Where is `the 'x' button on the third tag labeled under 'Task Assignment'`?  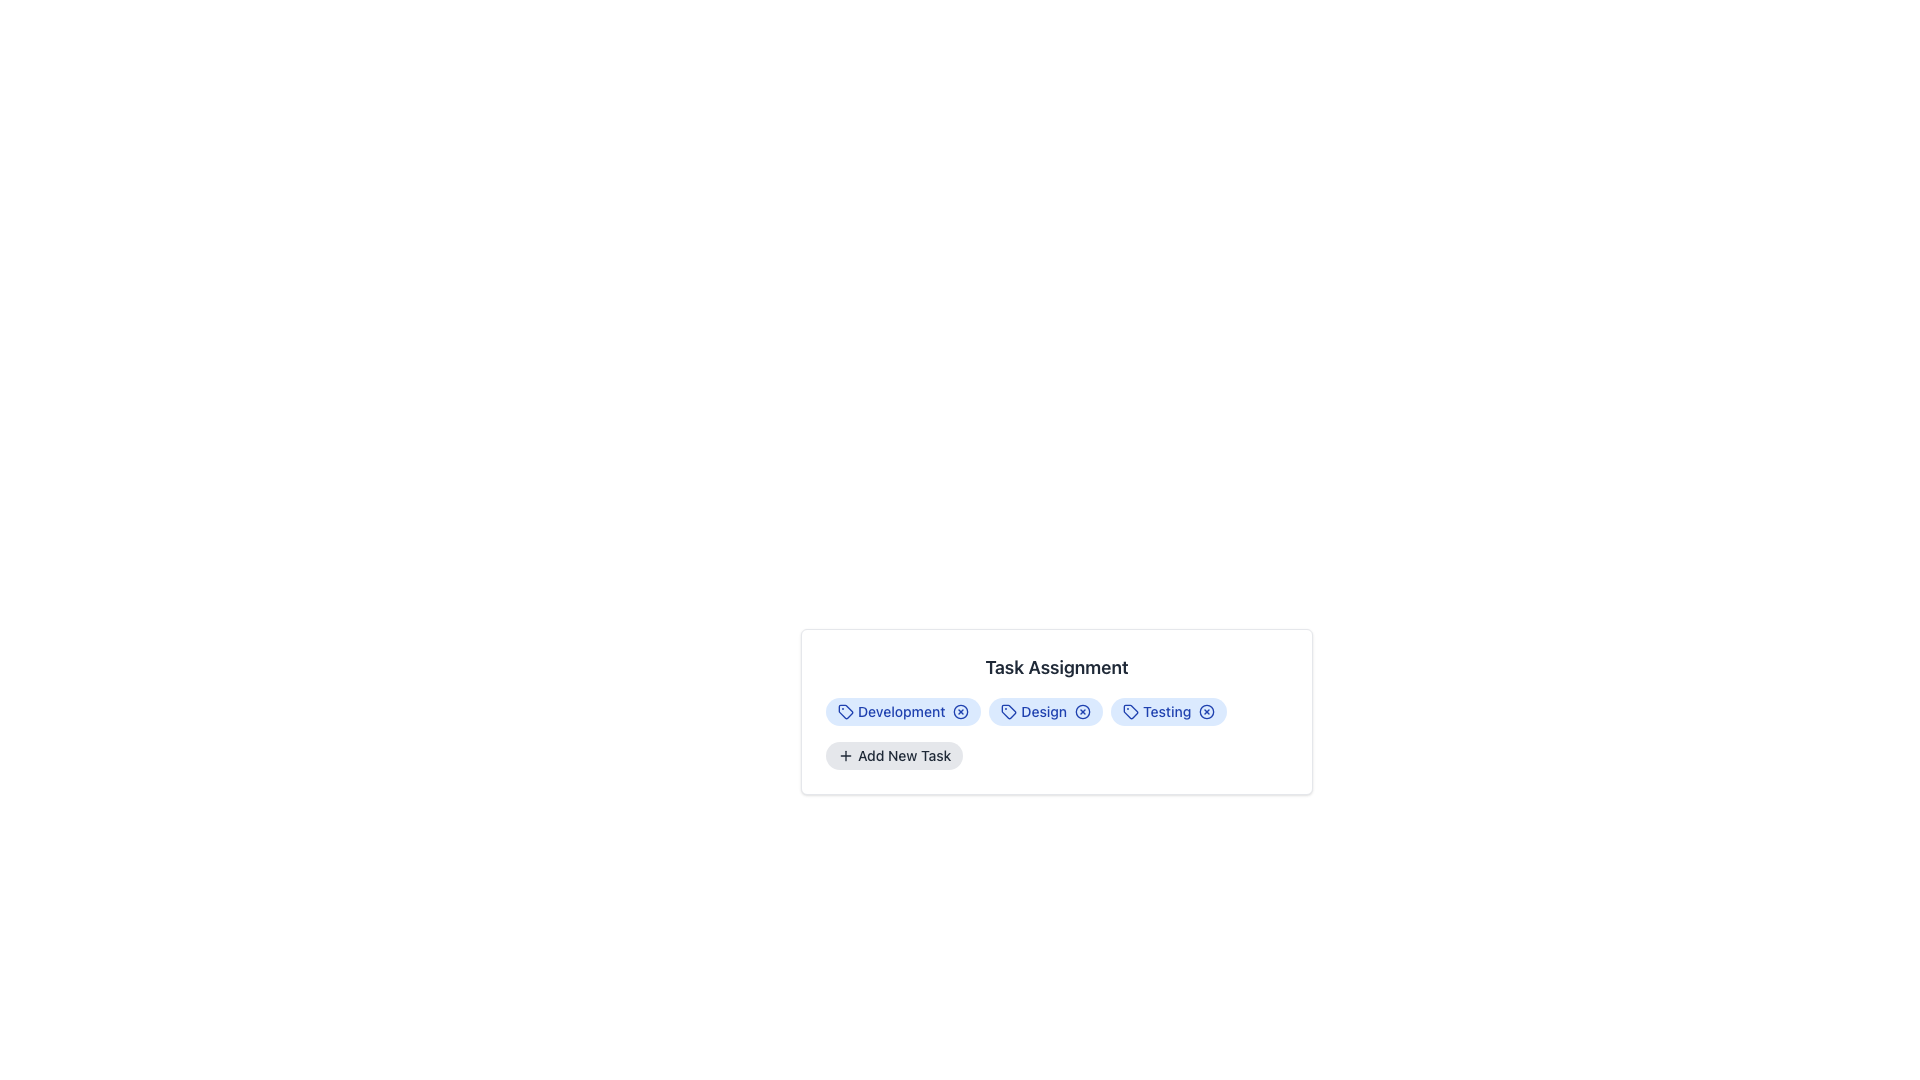 the 'x' button on the third tag labeled under 'Task Assignment' is located at coordinates (1169, 711).